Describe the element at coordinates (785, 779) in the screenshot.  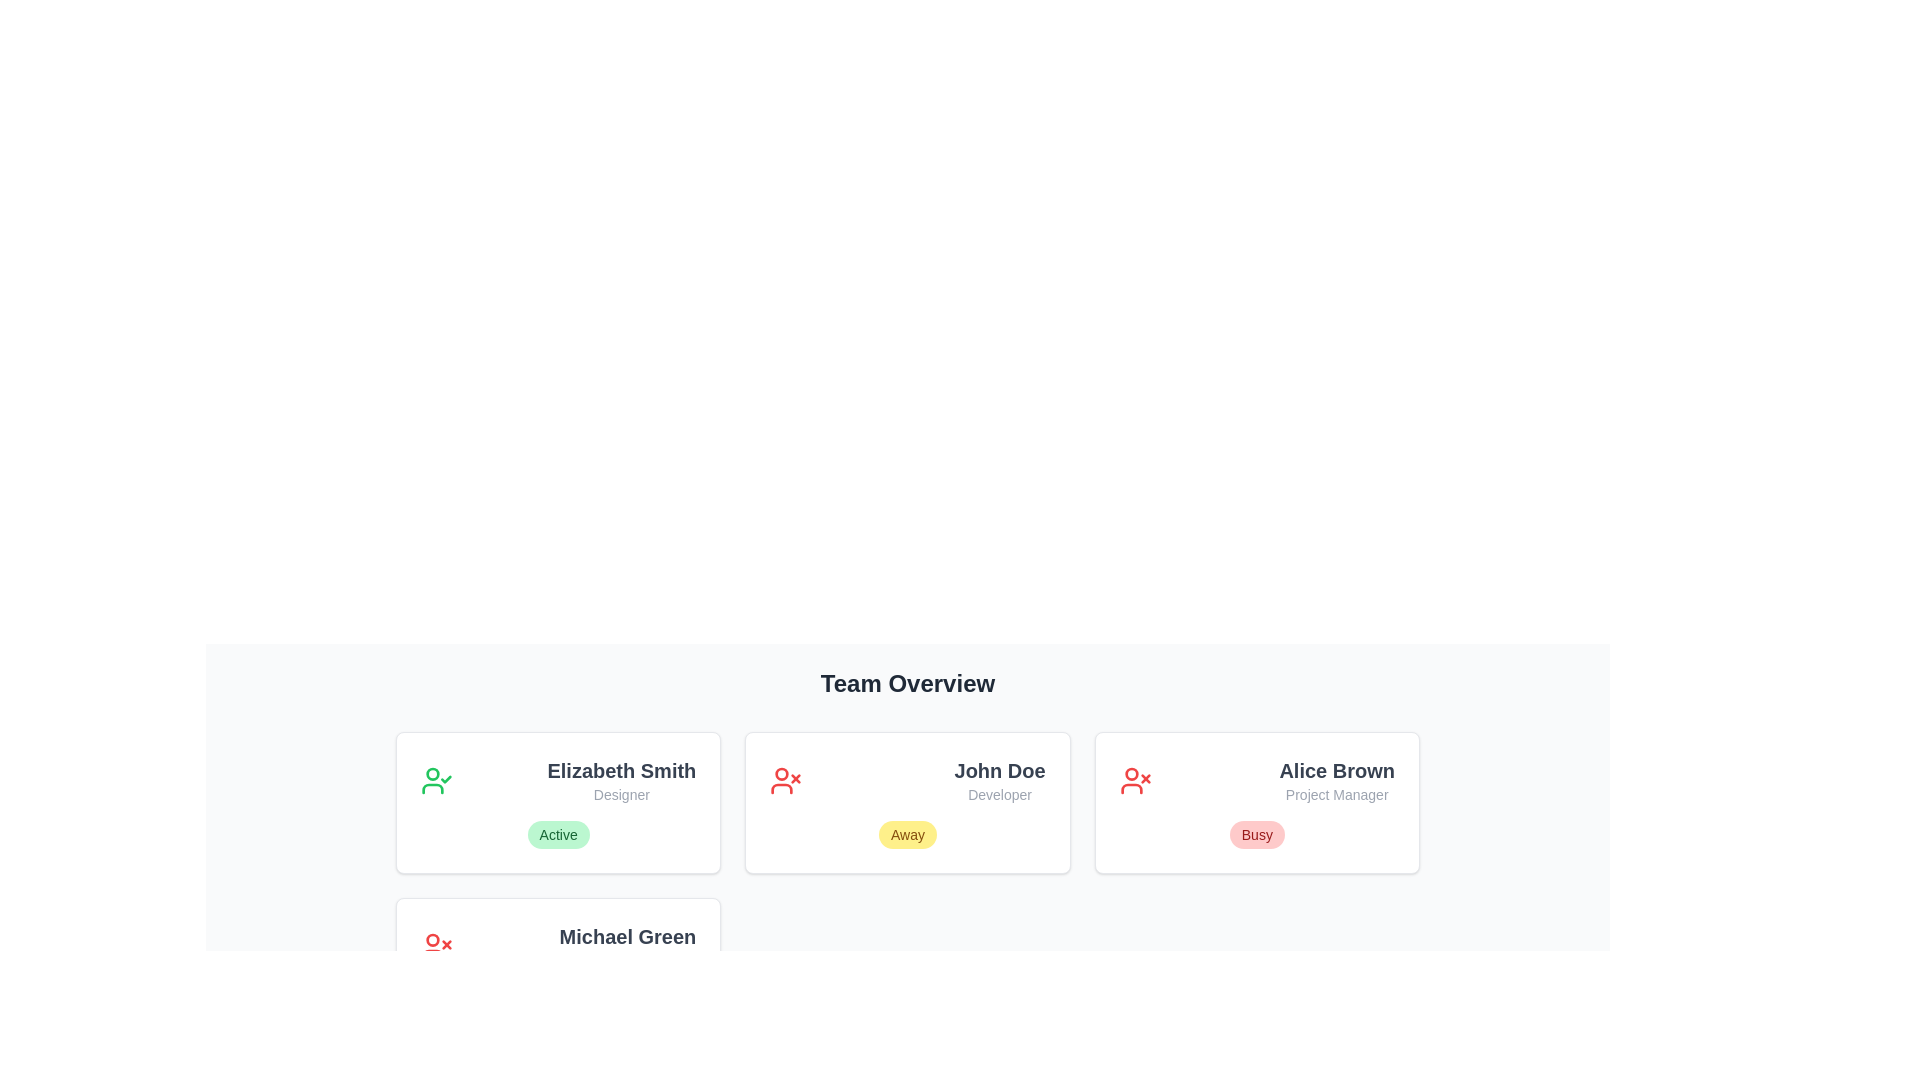
I see `the status icon within John Doe's profile card, indicating that he is unavailable or suspended` at that location.